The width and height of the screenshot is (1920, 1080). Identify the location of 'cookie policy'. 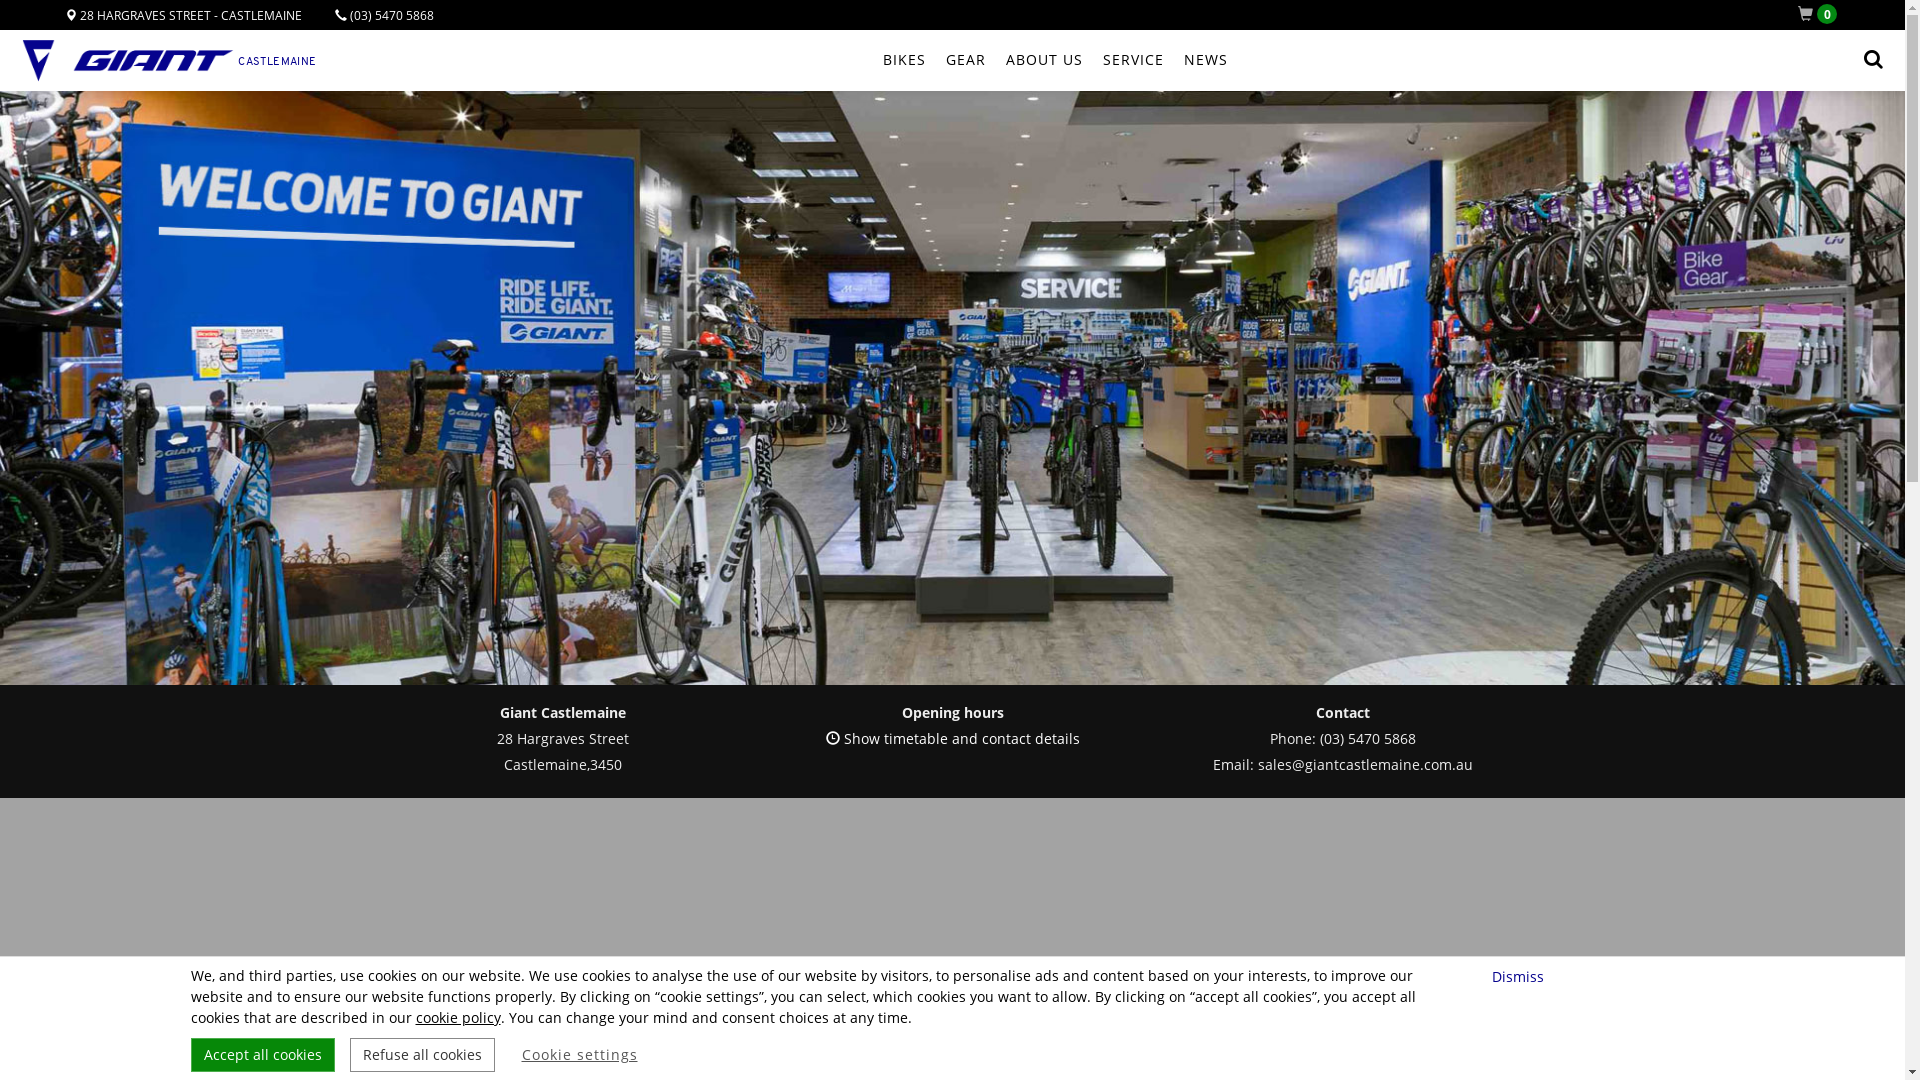
(457, 1017).